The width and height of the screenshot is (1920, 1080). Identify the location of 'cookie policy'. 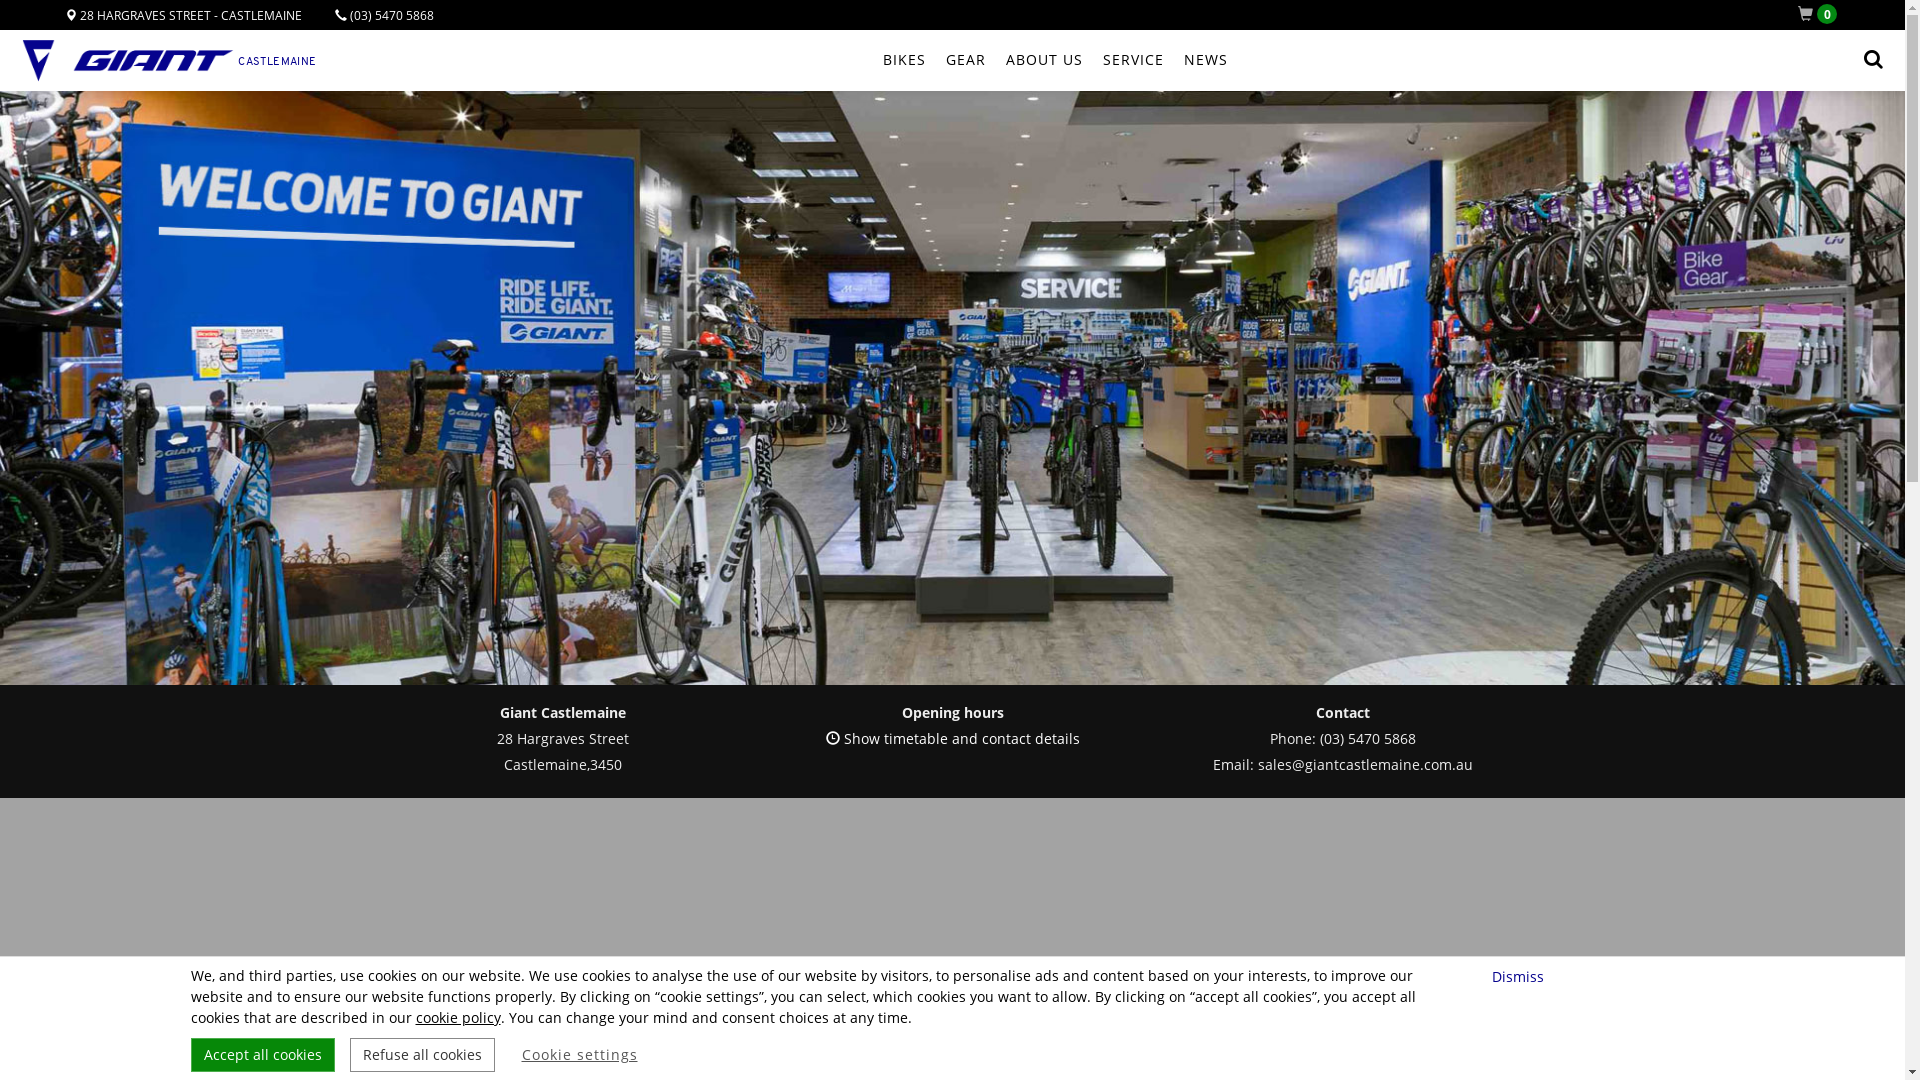
(457, 1017).